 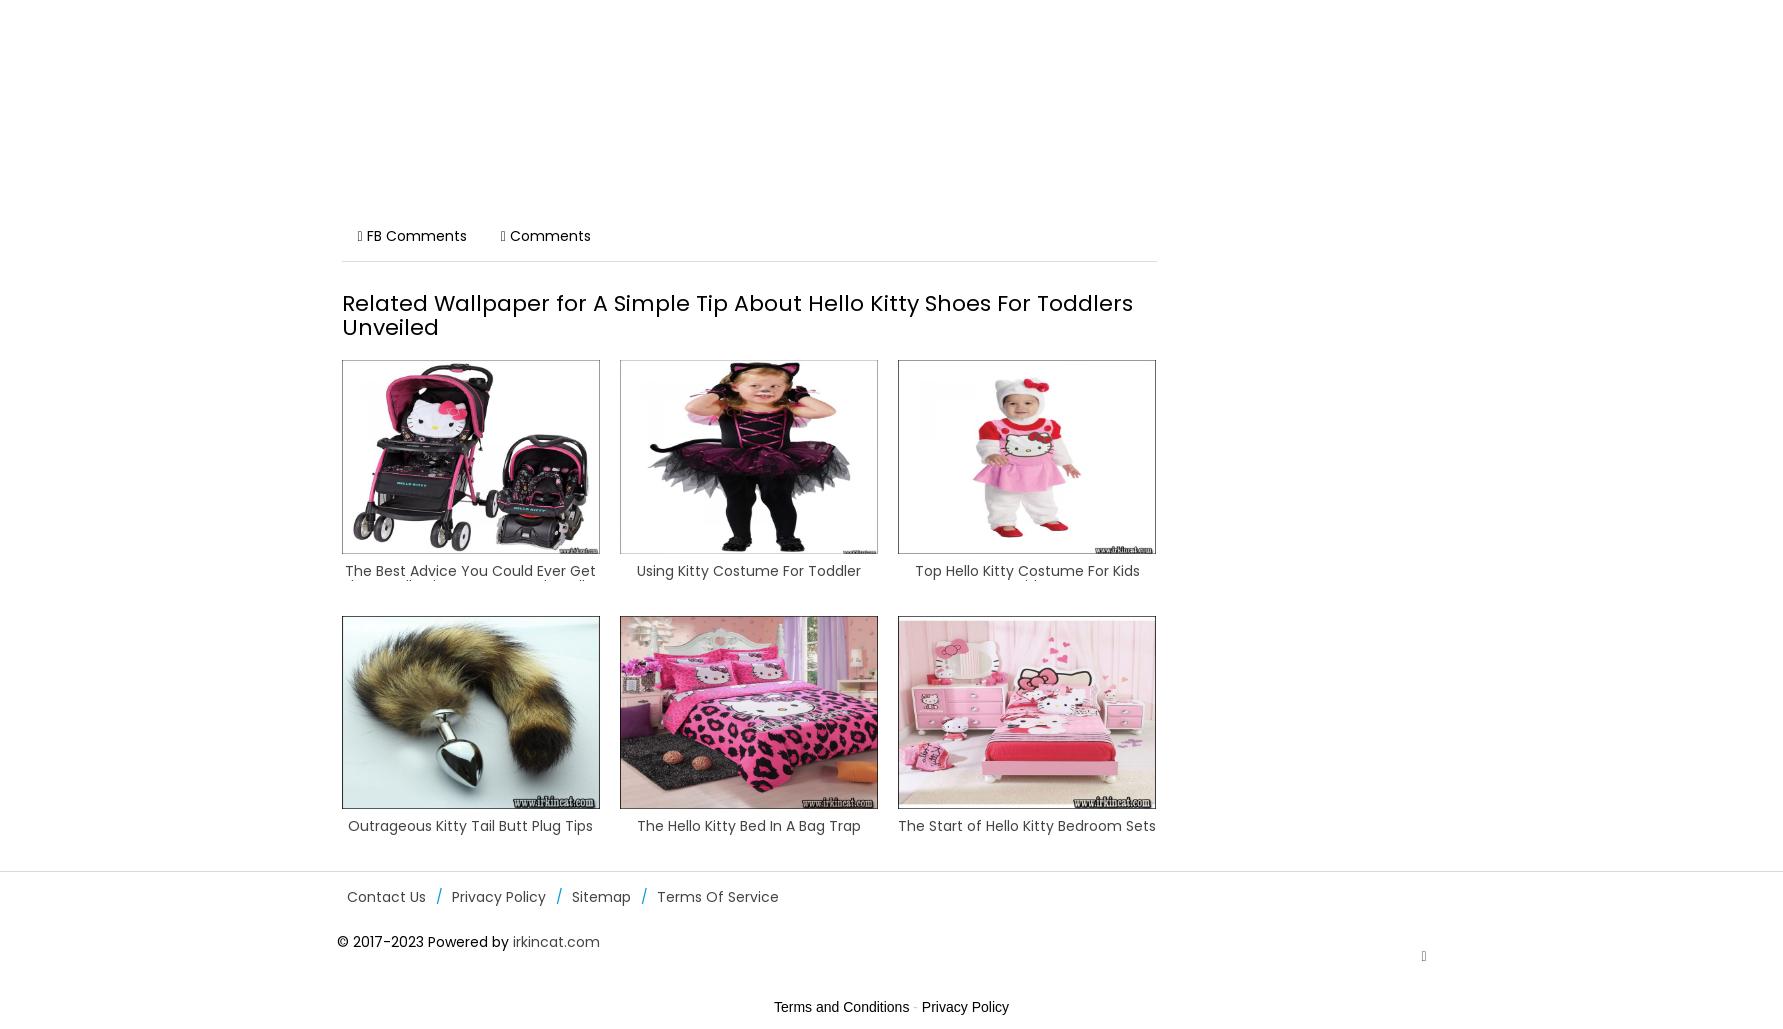 I want to click on 'The Best Advice You Could Ever Get About Hello Kitty Carseat And Stroller', so click(x=470, y=576).